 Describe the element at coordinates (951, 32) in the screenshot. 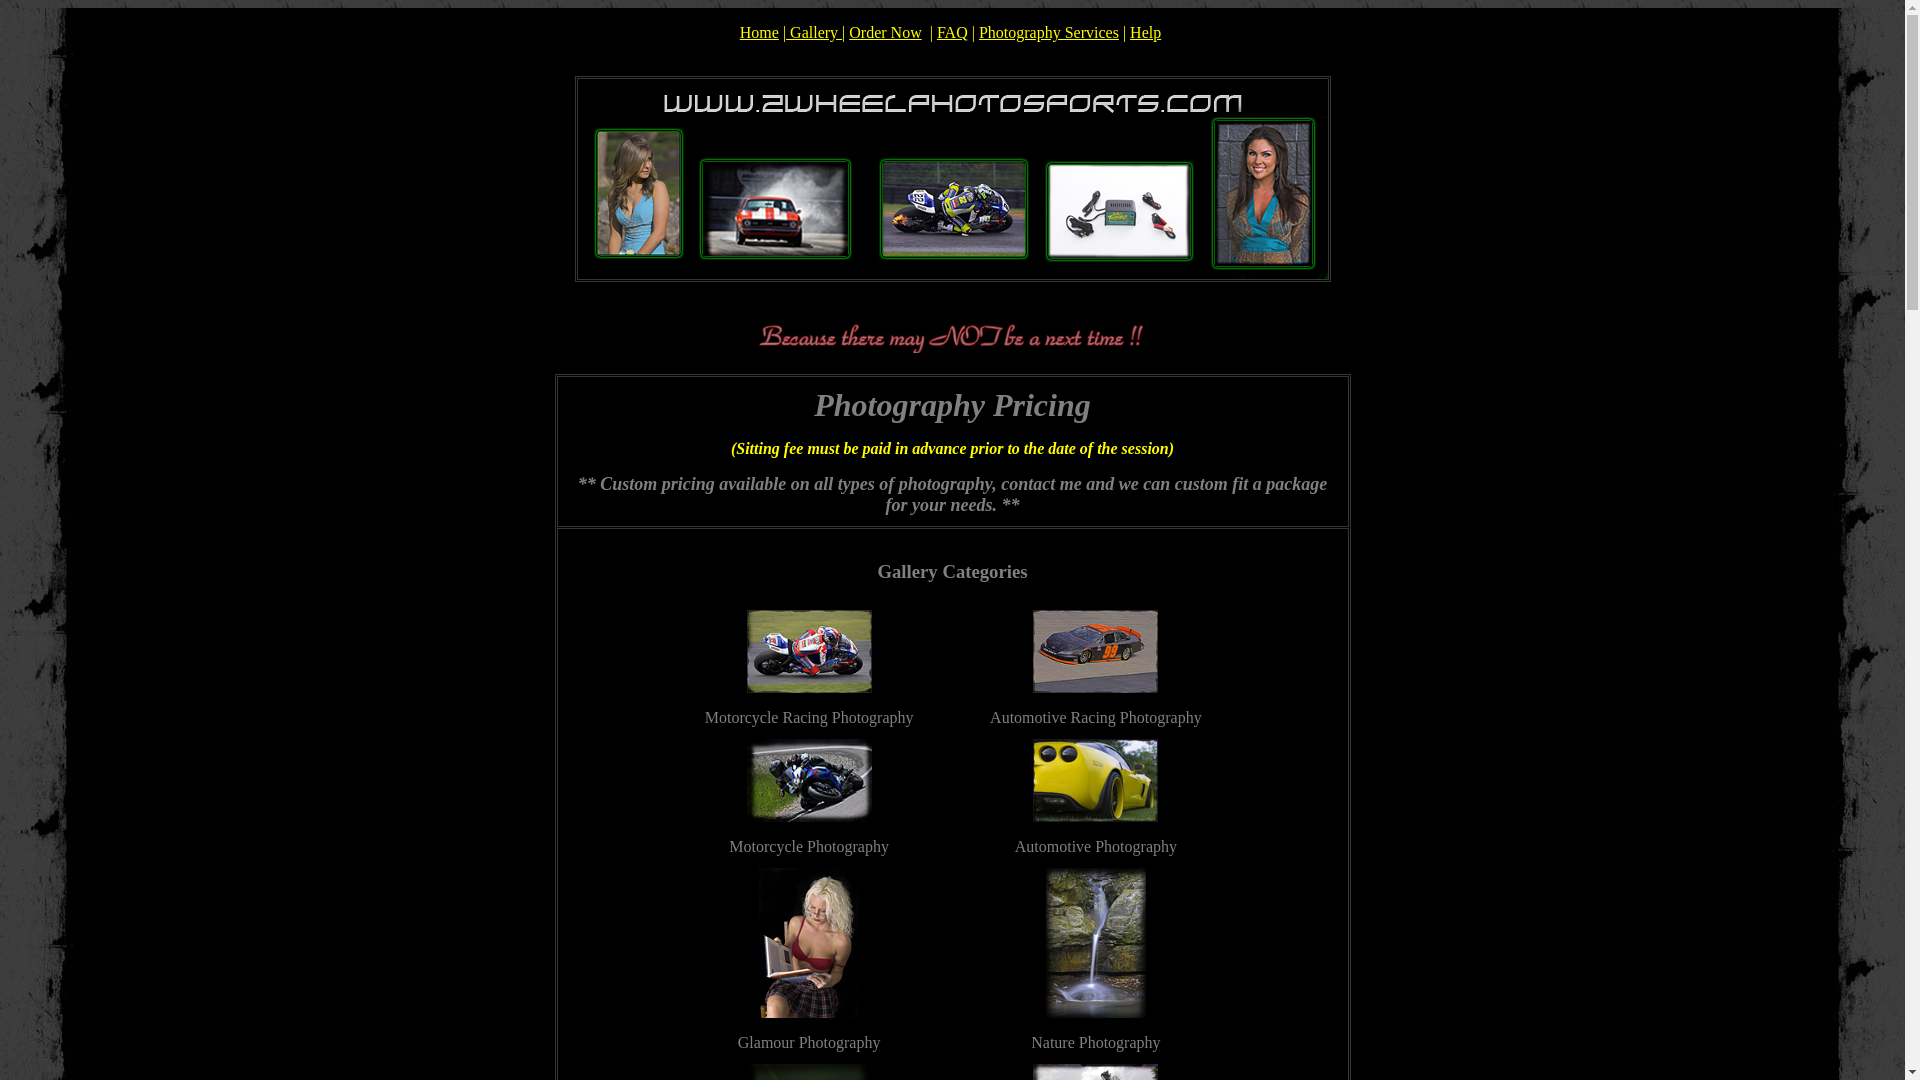

I see `'FAQ'` at that location.